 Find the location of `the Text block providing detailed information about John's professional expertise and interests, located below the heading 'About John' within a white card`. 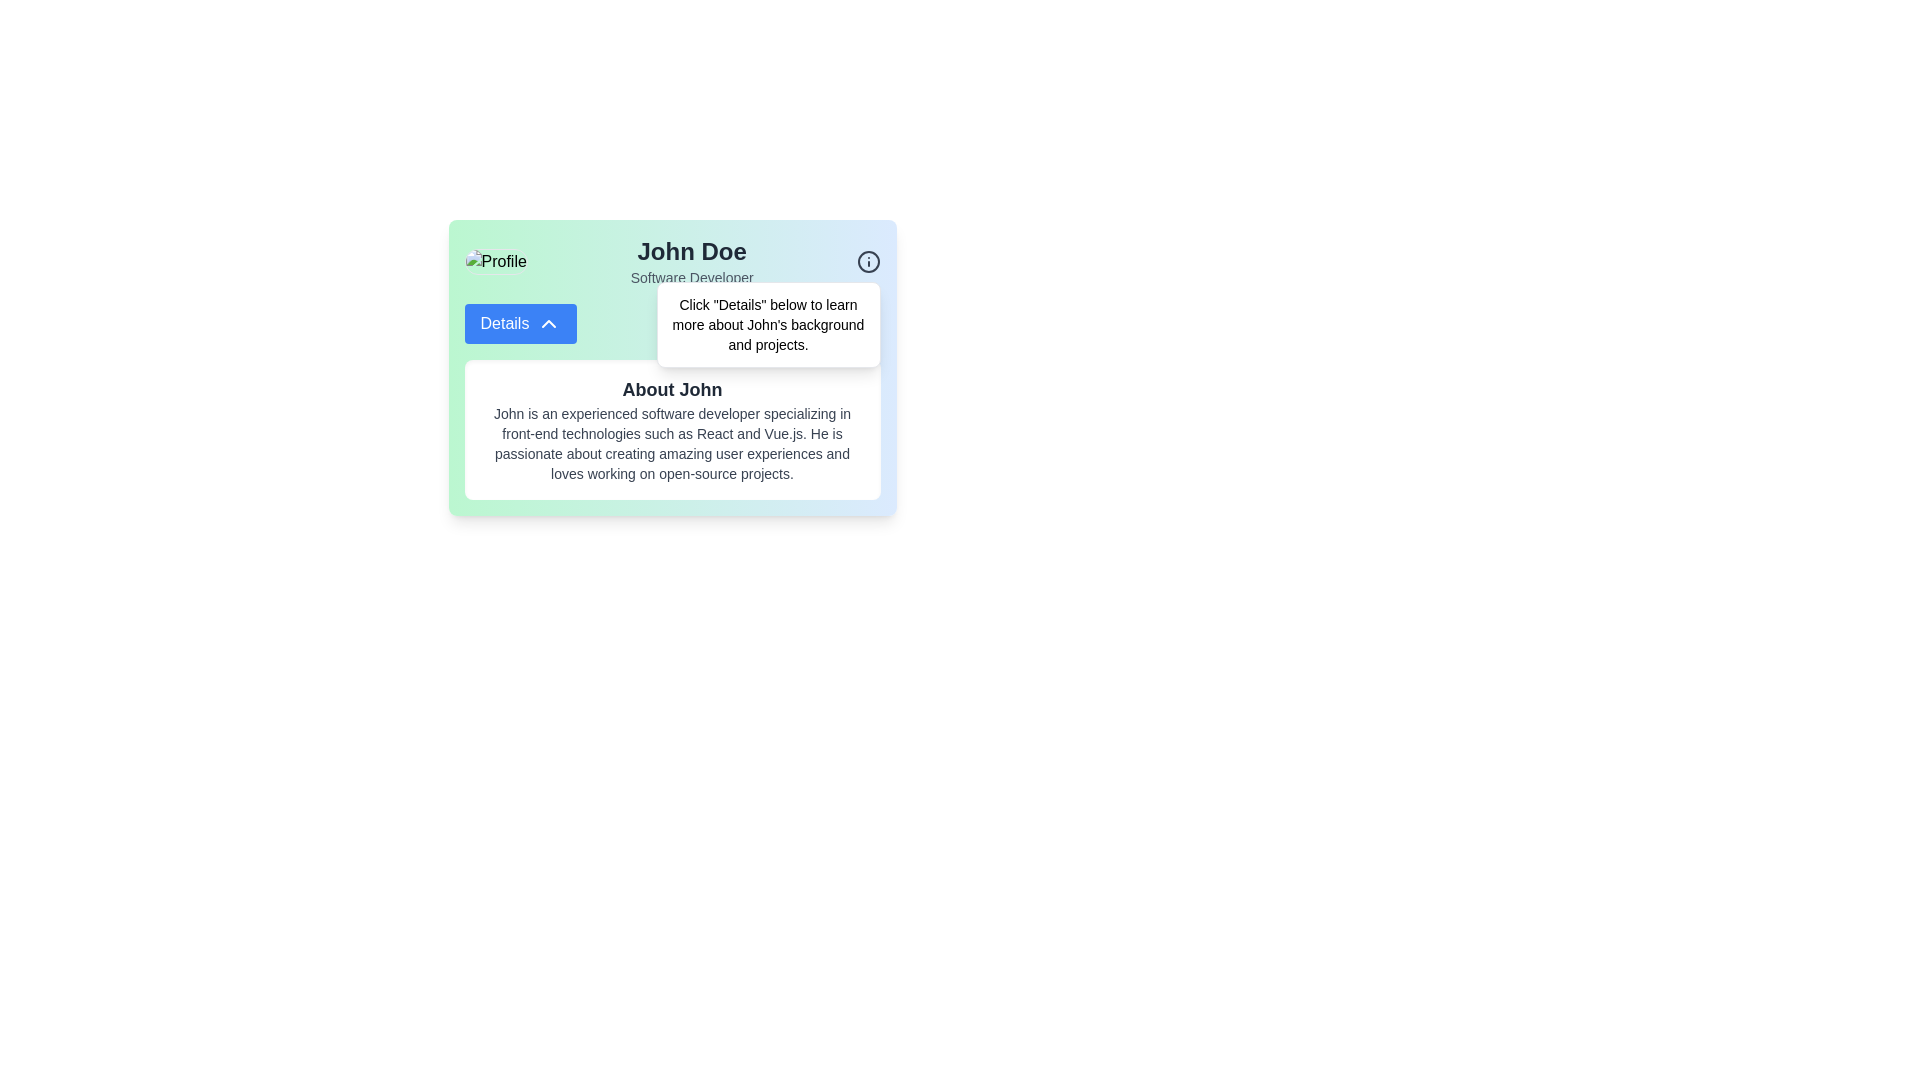

the Text block providing detailed information about John's professional expertise and interests, located below the heading 'About John' within a white card is located at coordinates (672, 442).